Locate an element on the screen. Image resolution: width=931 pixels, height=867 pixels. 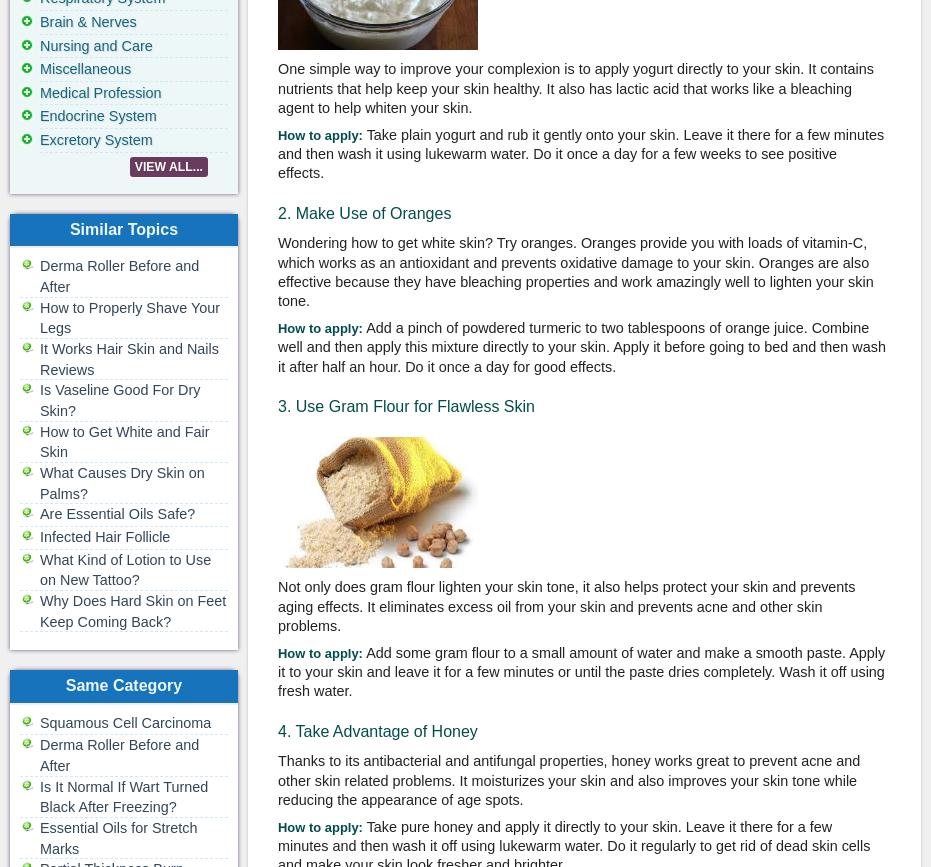
'Same Category' is located at coordinates (123, 684).